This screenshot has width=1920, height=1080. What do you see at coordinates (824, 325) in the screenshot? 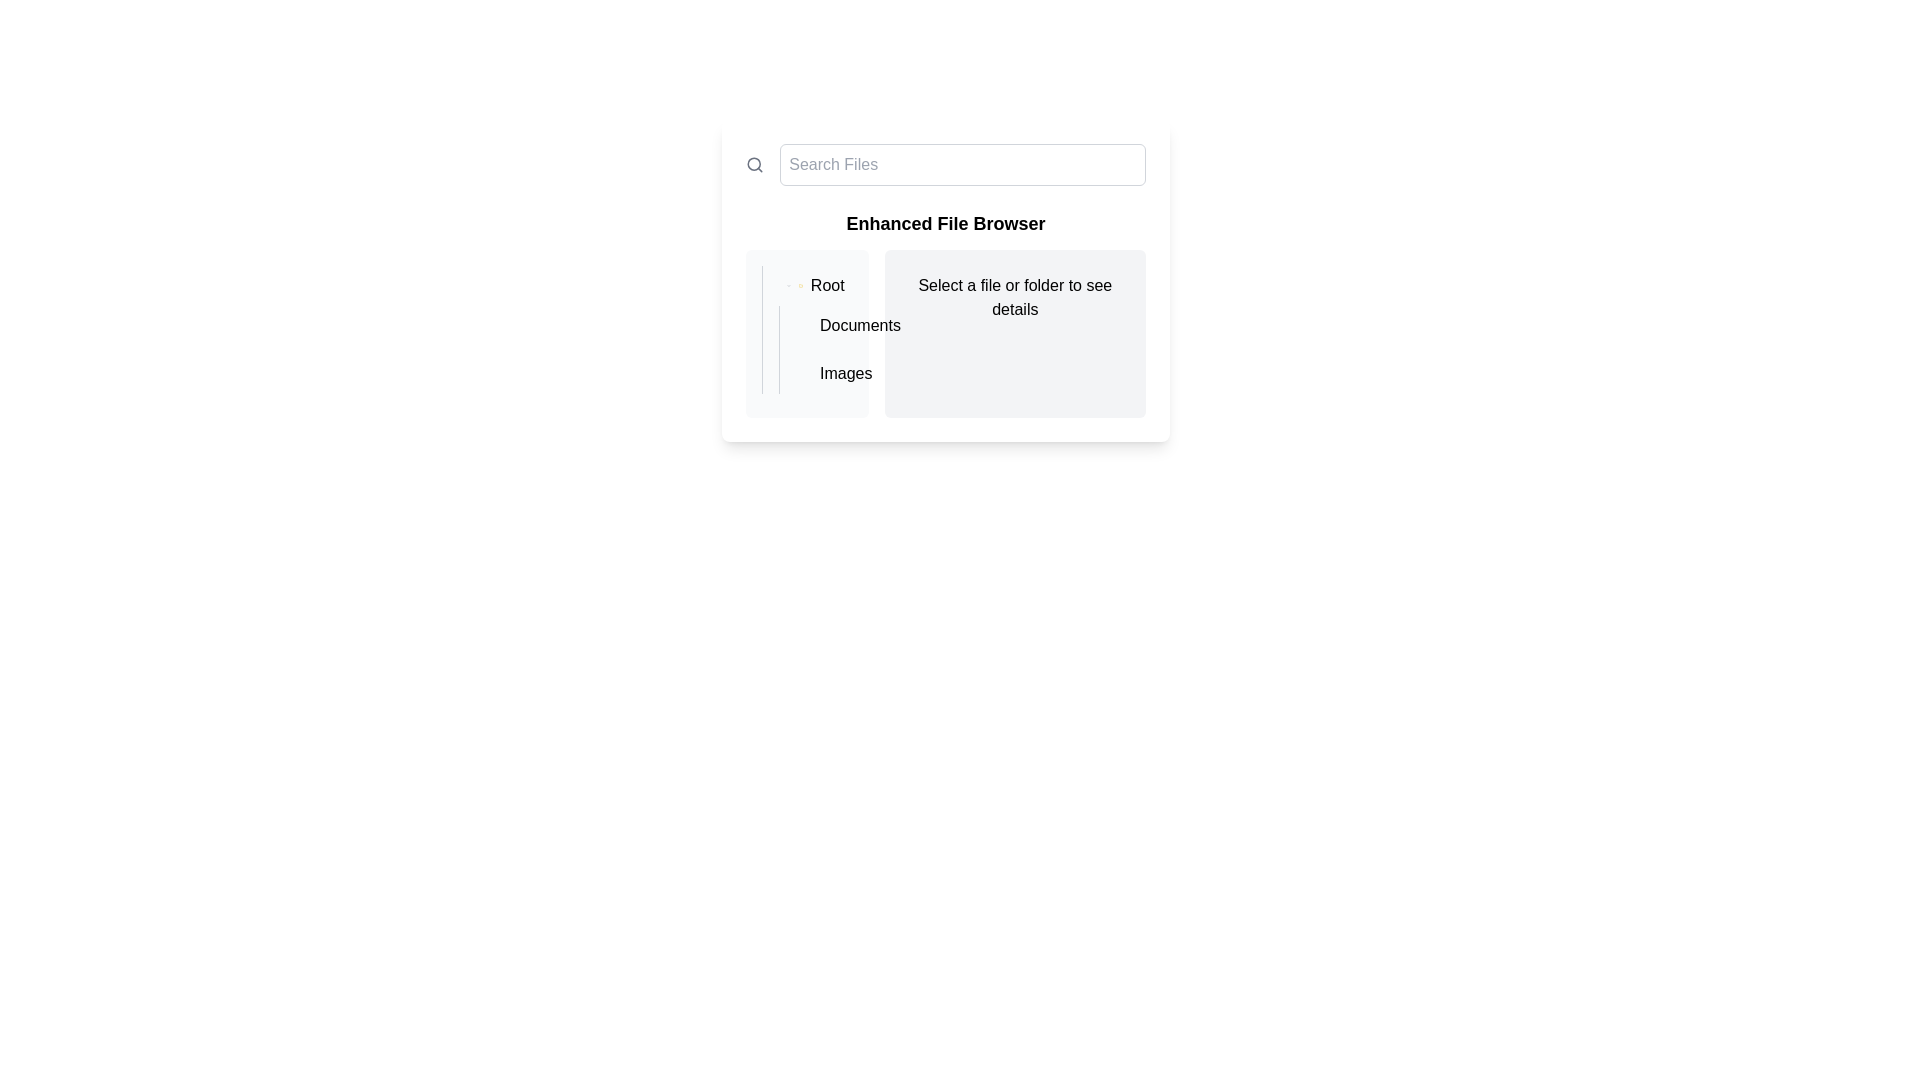
I see `the 'Documents' text label, which is styled in bold and located in the left panel of the file browser` at bounding box center [824, 325].